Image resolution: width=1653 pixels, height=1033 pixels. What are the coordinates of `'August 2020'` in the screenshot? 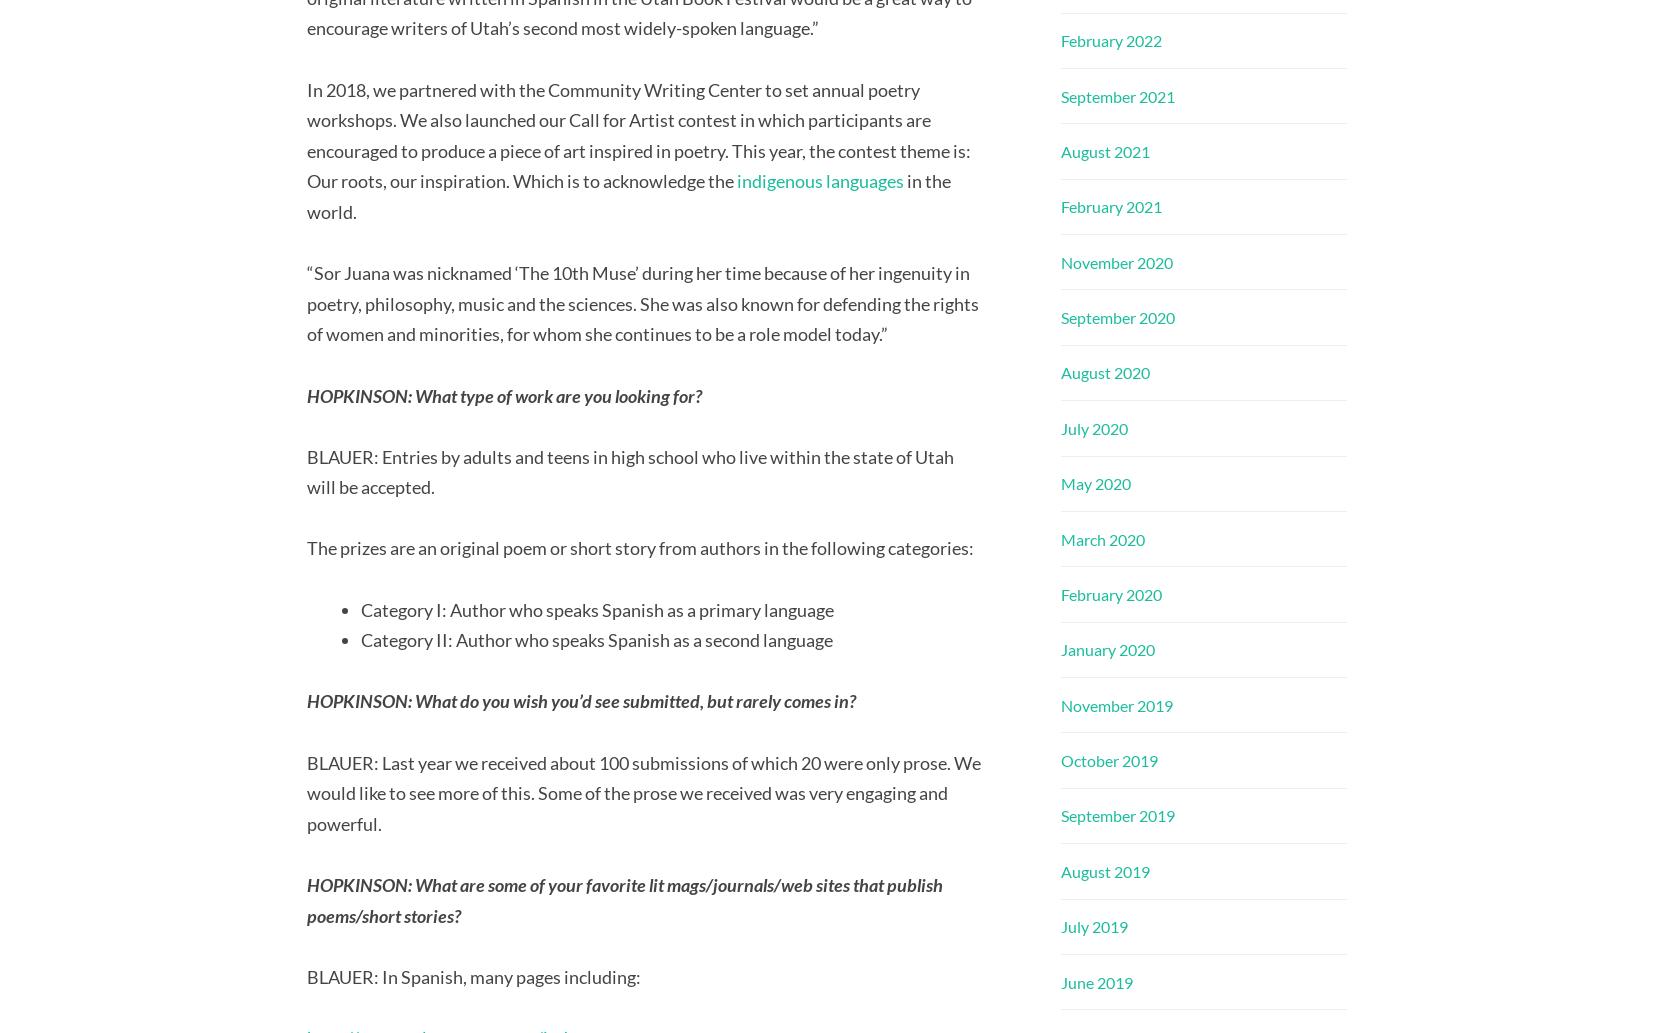 It's located at (1104, 372).